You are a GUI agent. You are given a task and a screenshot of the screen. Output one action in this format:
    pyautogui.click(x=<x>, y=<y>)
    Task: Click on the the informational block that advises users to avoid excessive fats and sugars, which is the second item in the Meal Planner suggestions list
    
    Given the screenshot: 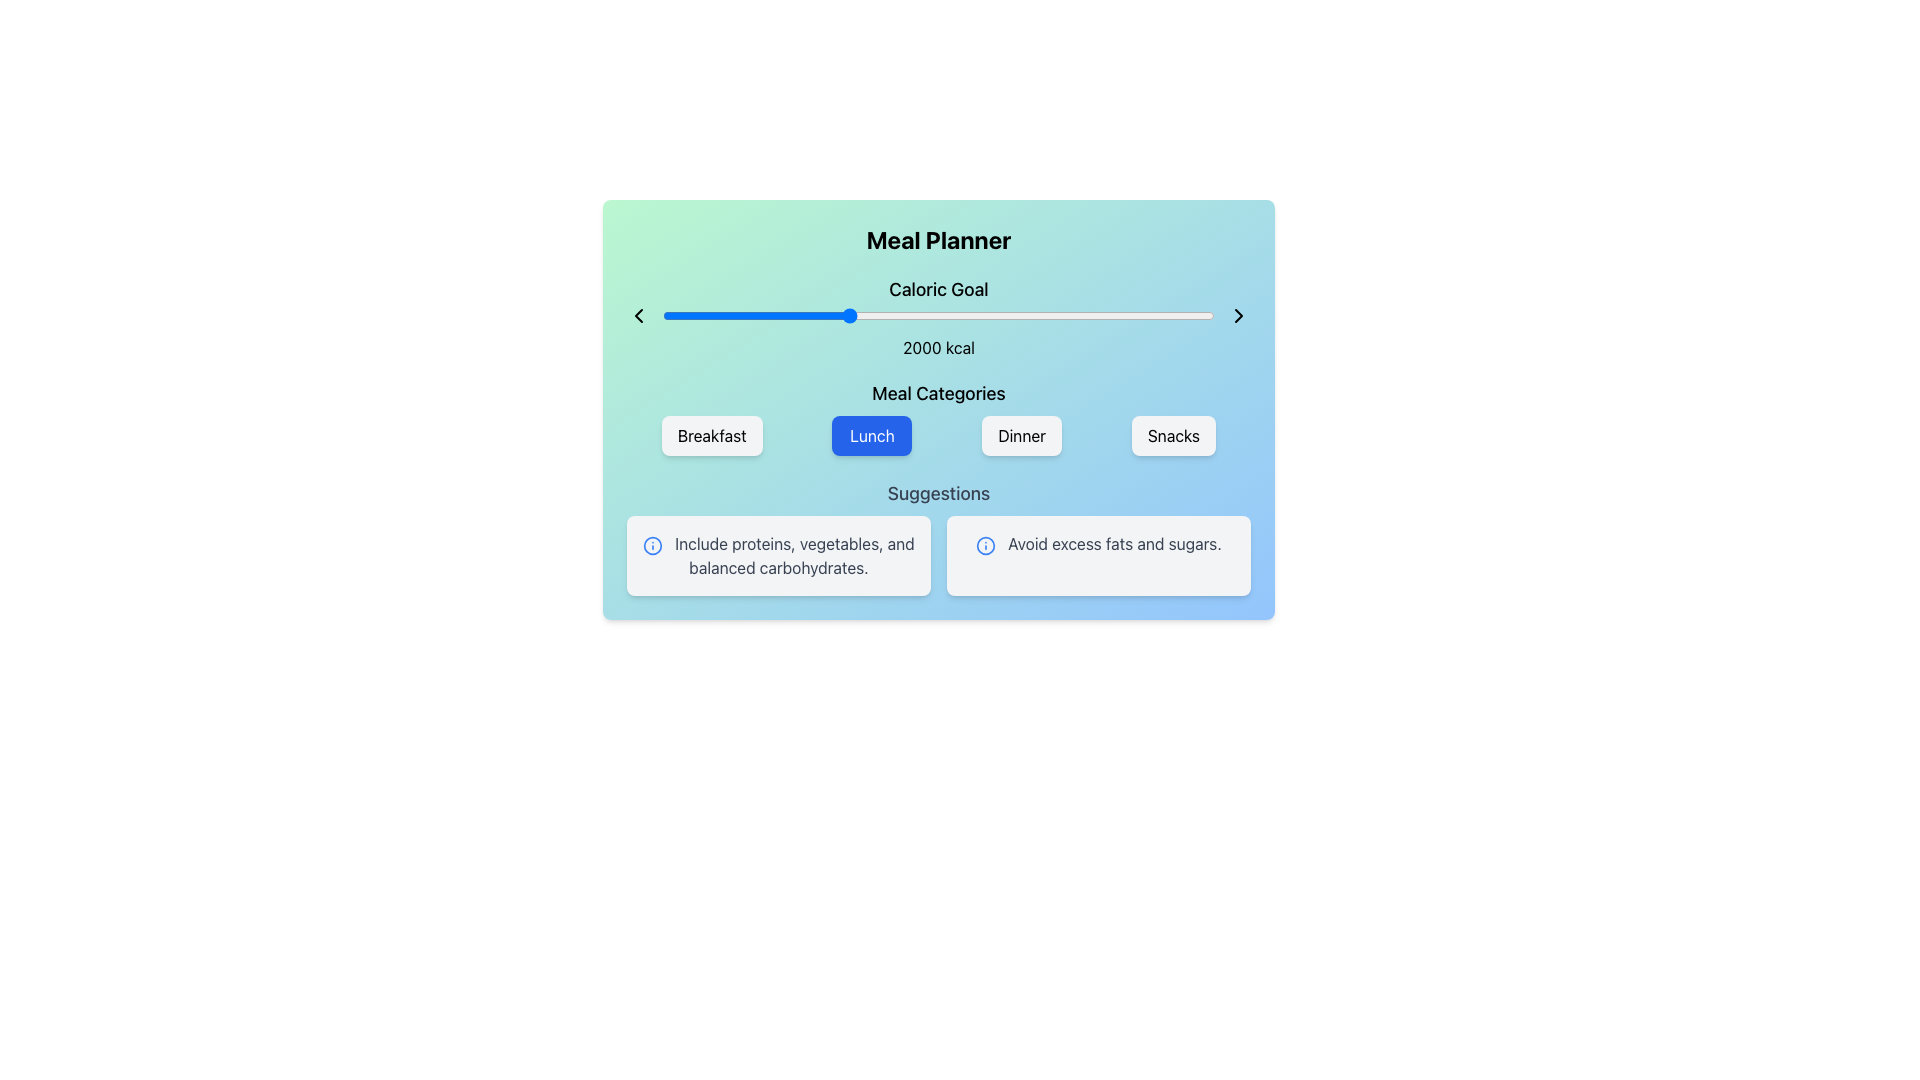 What is the action you would take?
    pyautogui.click(x=1098, y=555)
    